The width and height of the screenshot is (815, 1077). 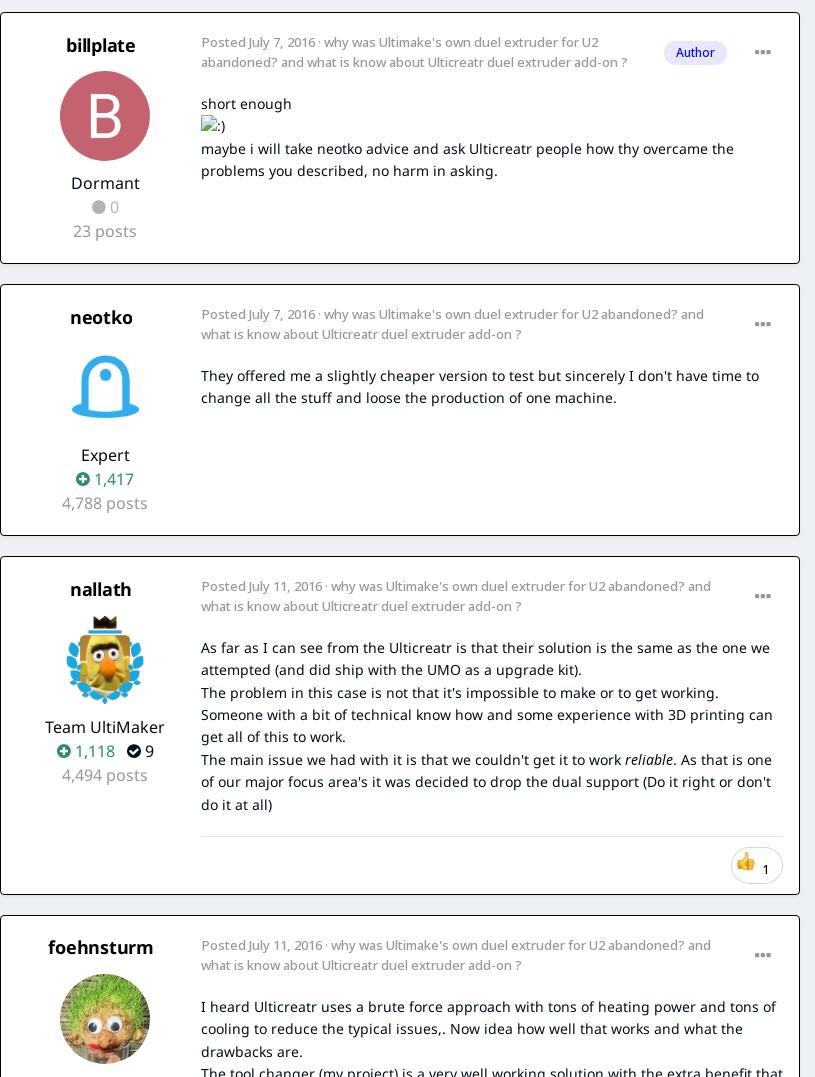 I want to click on 'reliable', so click(x=624, y=757).